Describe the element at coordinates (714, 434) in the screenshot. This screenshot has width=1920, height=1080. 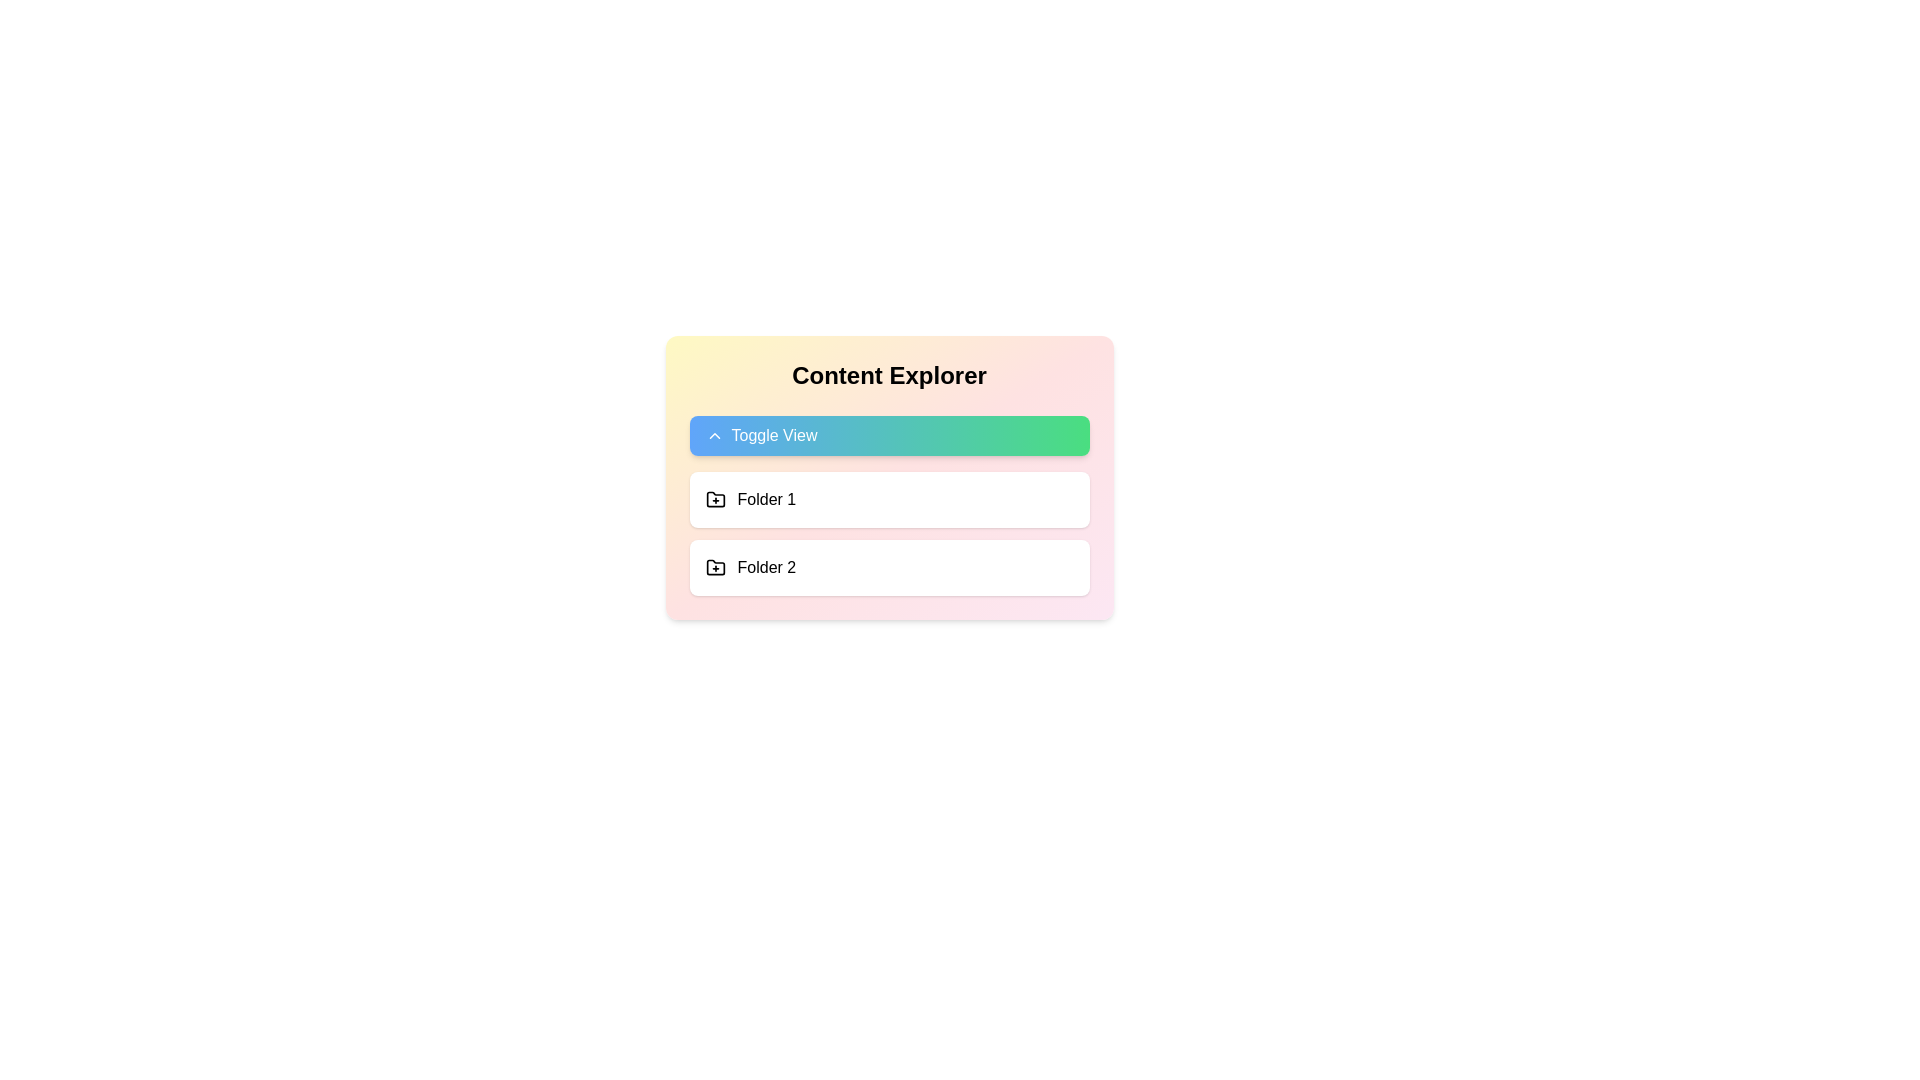
I see `the chevron-up icon located to the left of the 'Toggle View' label within its gradient background button in the 'Content Explorer' card` at that location.